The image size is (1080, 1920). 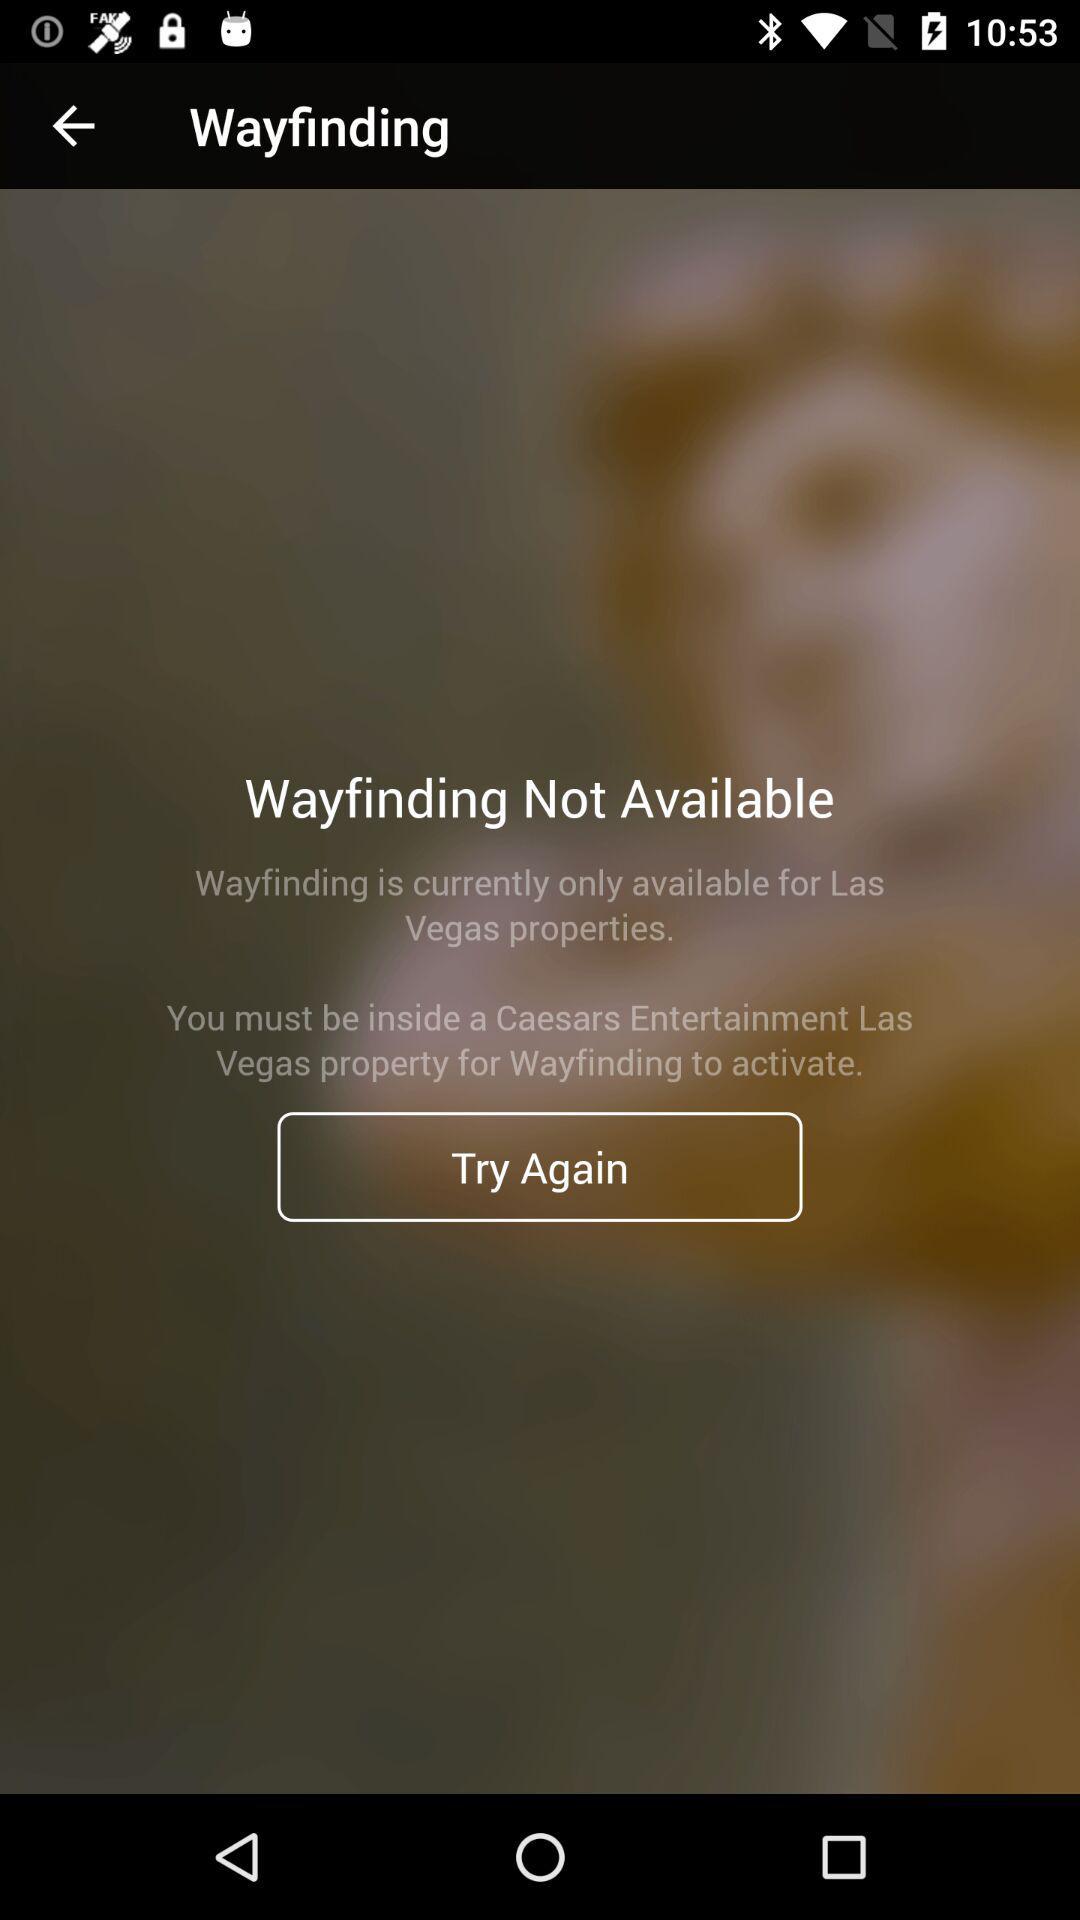 What do you see at coordinates (72, 124) in the screenshot?
I see `item to the left of wayfinding` at bounding box center [72, 124].